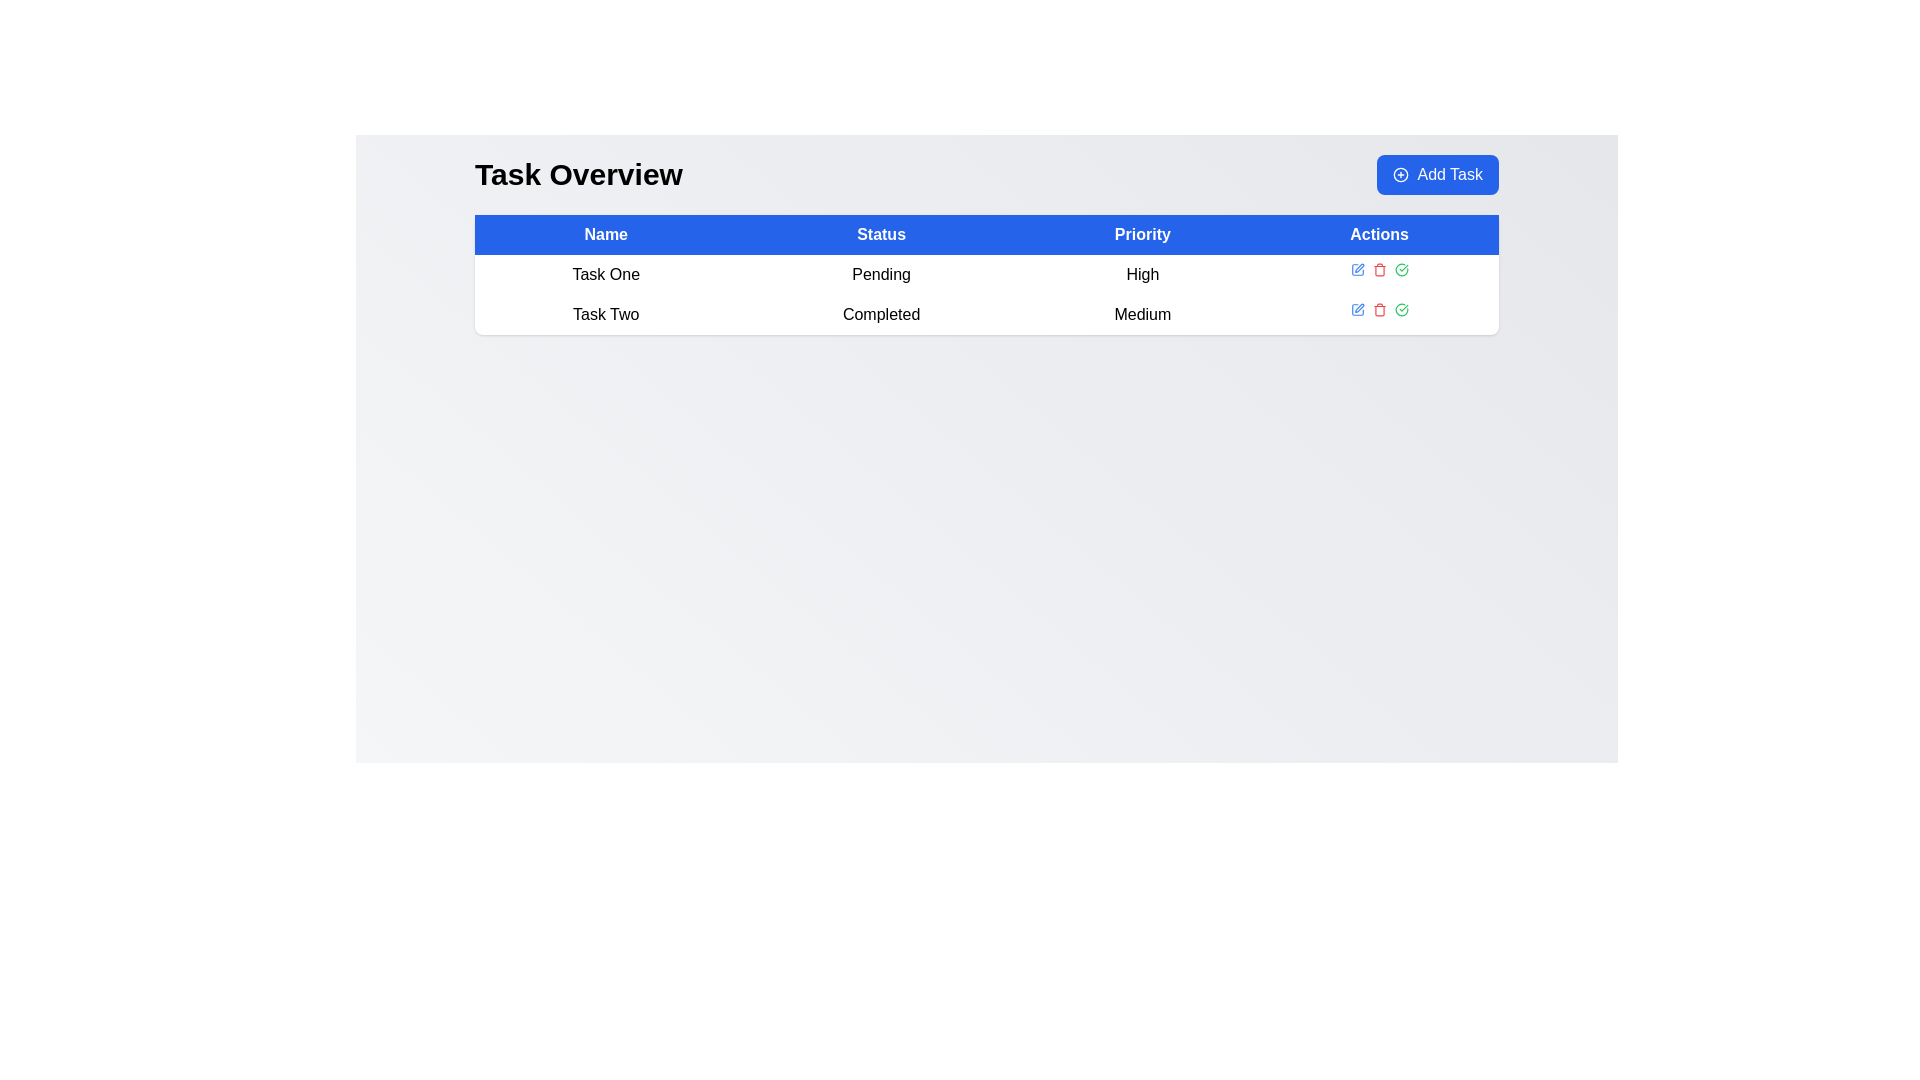 The height and width of the screenshot is (1080, 1920). What do you see at coordinates (1142, 315) in the screenshot?
I see `the static text label indicating the priority level of the corresponding task located in the second row of the table under the 'Priority' column` at bounding box center [1142, 315].